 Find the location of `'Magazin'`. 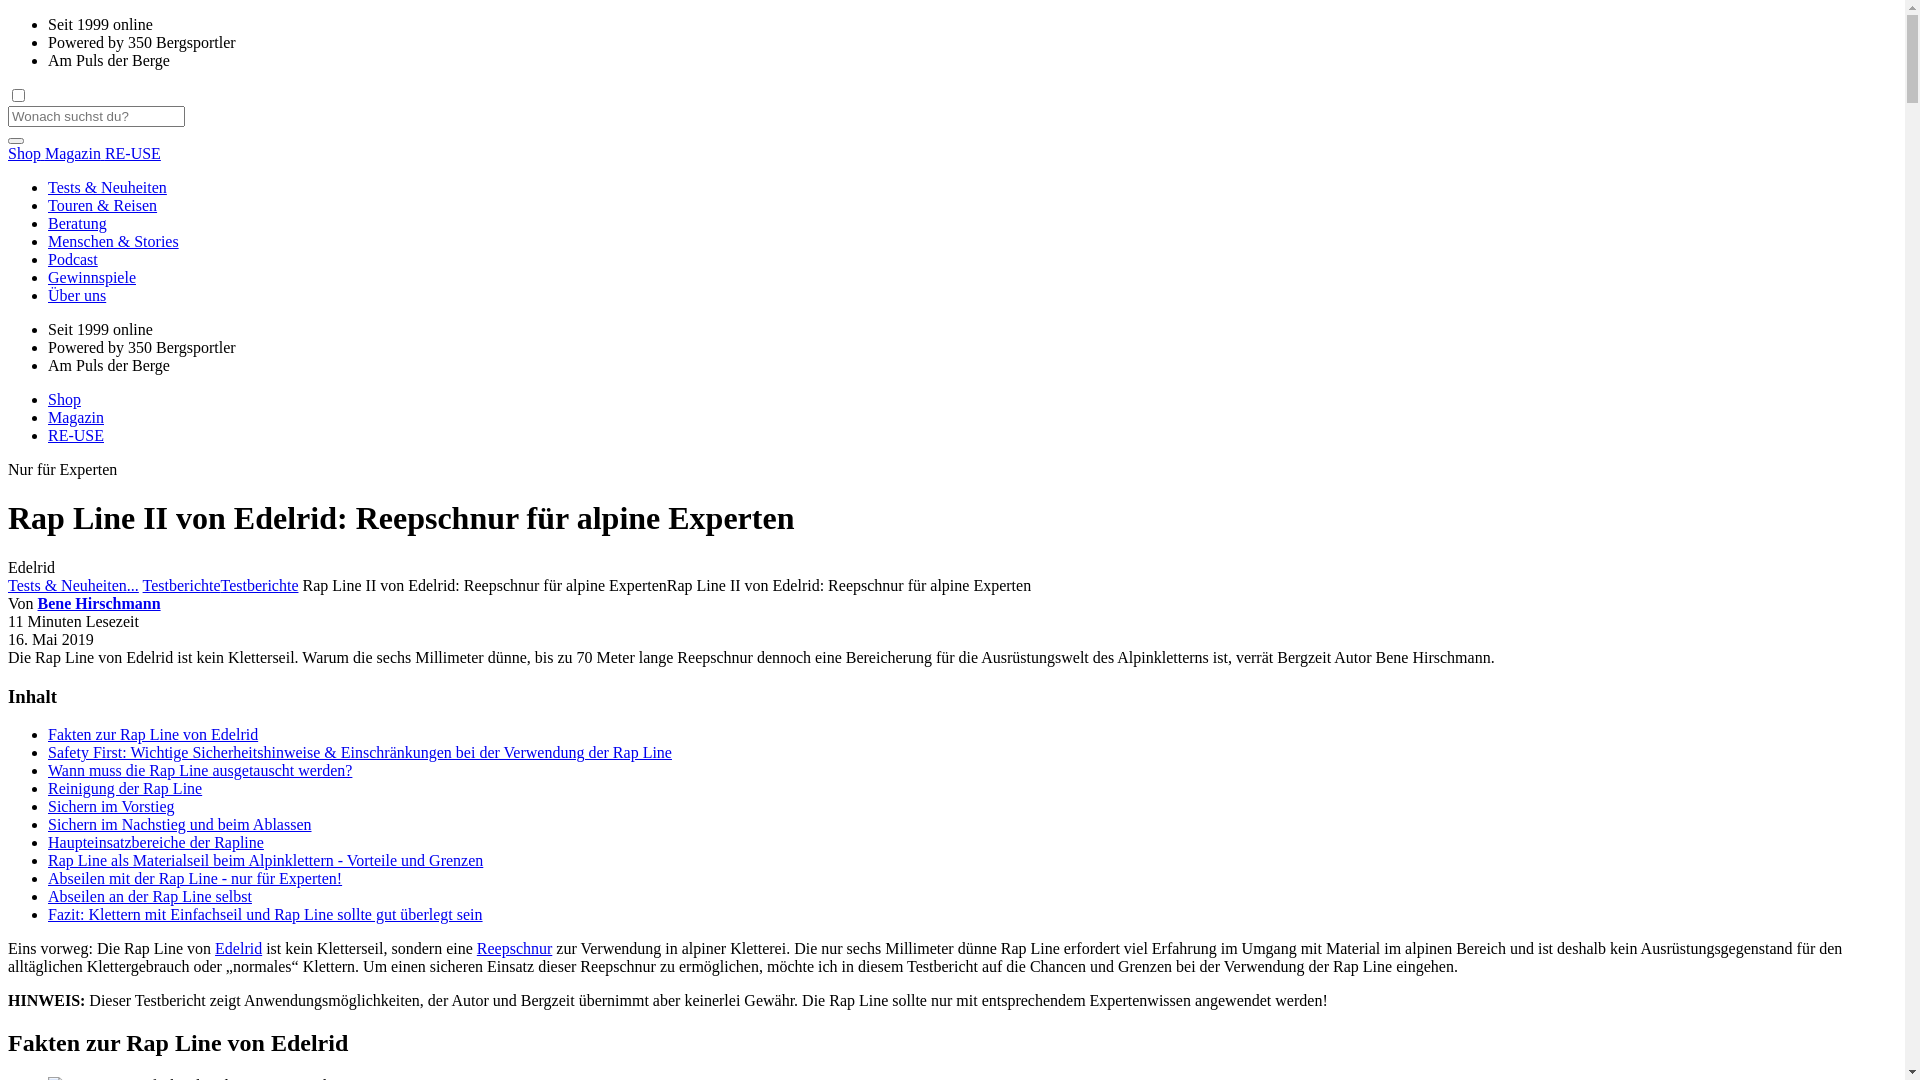

'Magazin' is located at coordinates (76, 416).